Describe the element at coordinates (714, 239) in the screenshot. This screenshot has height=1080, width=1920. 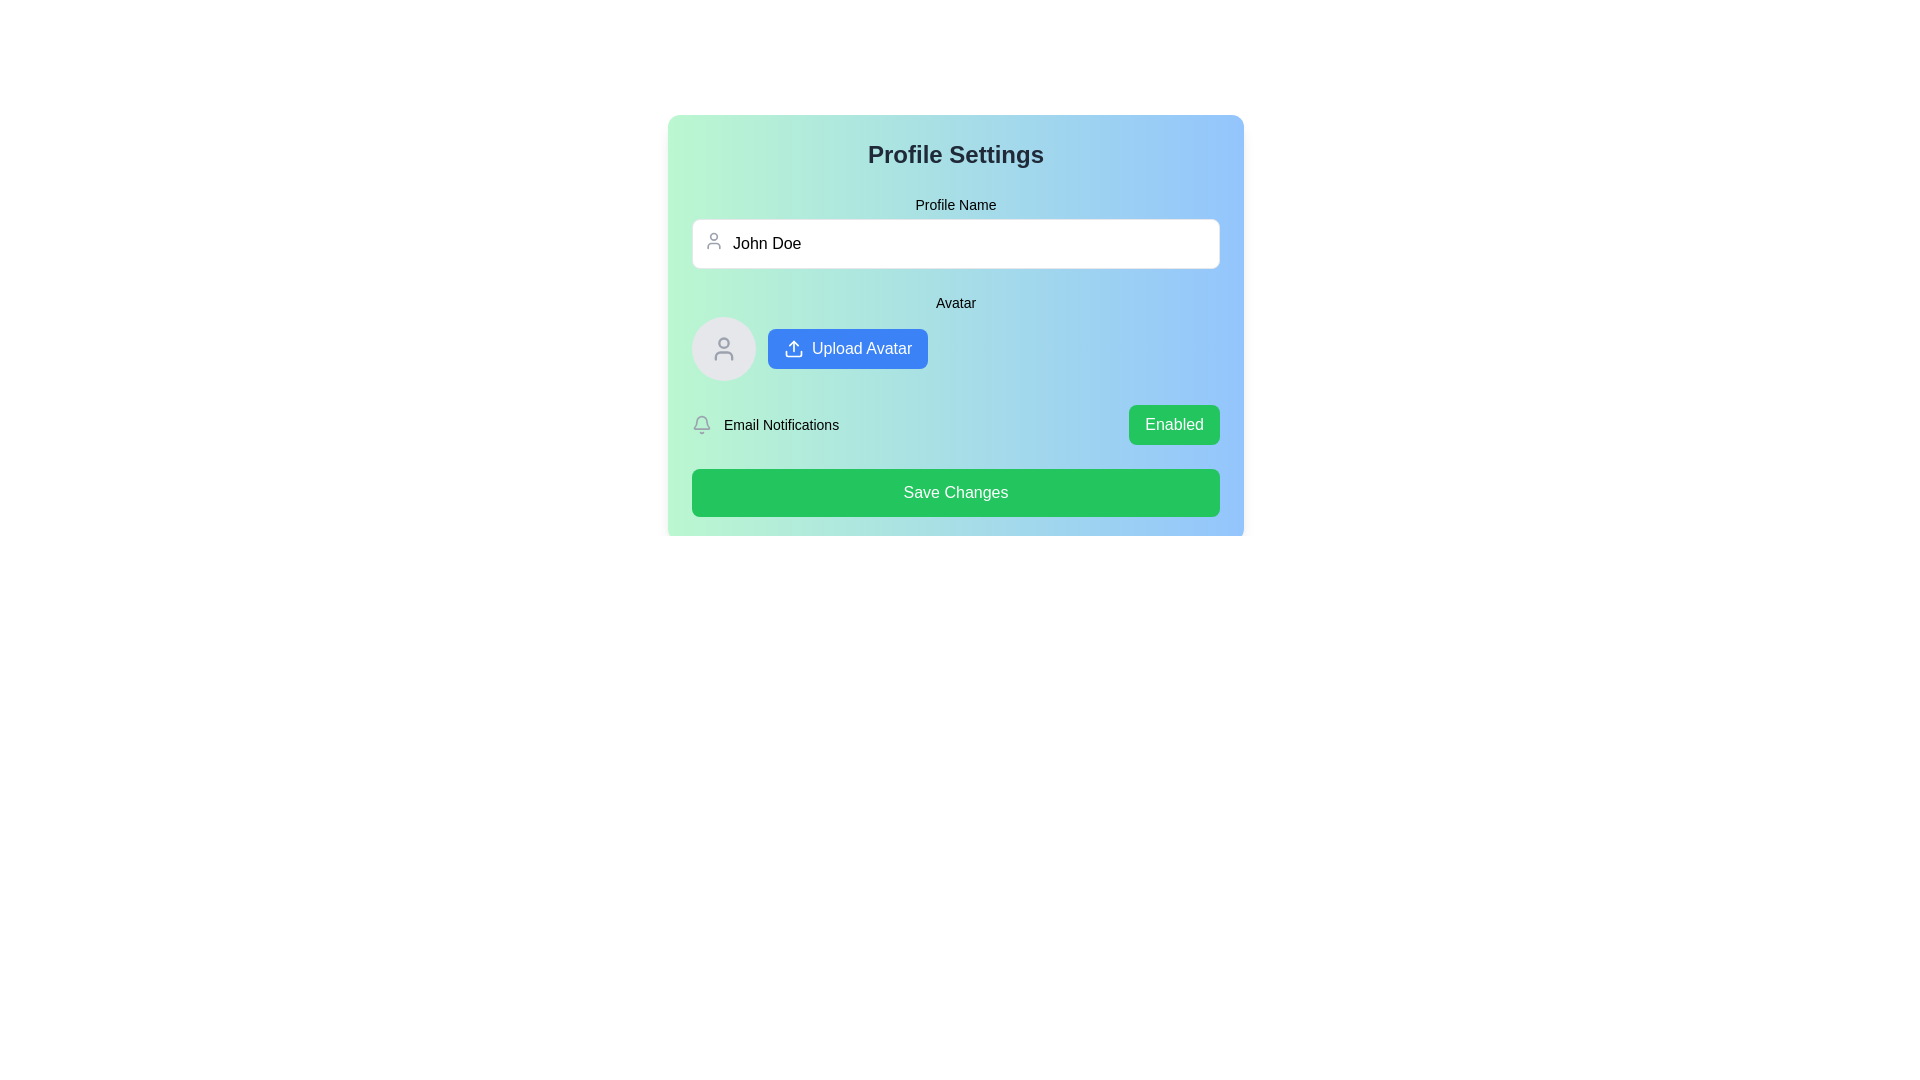
I see `the profile name icon located to the left of the 'Profile Name' input box in the 'Profile Settings' interface, aligned with the placeholder text 'John Doe.'` at that location.